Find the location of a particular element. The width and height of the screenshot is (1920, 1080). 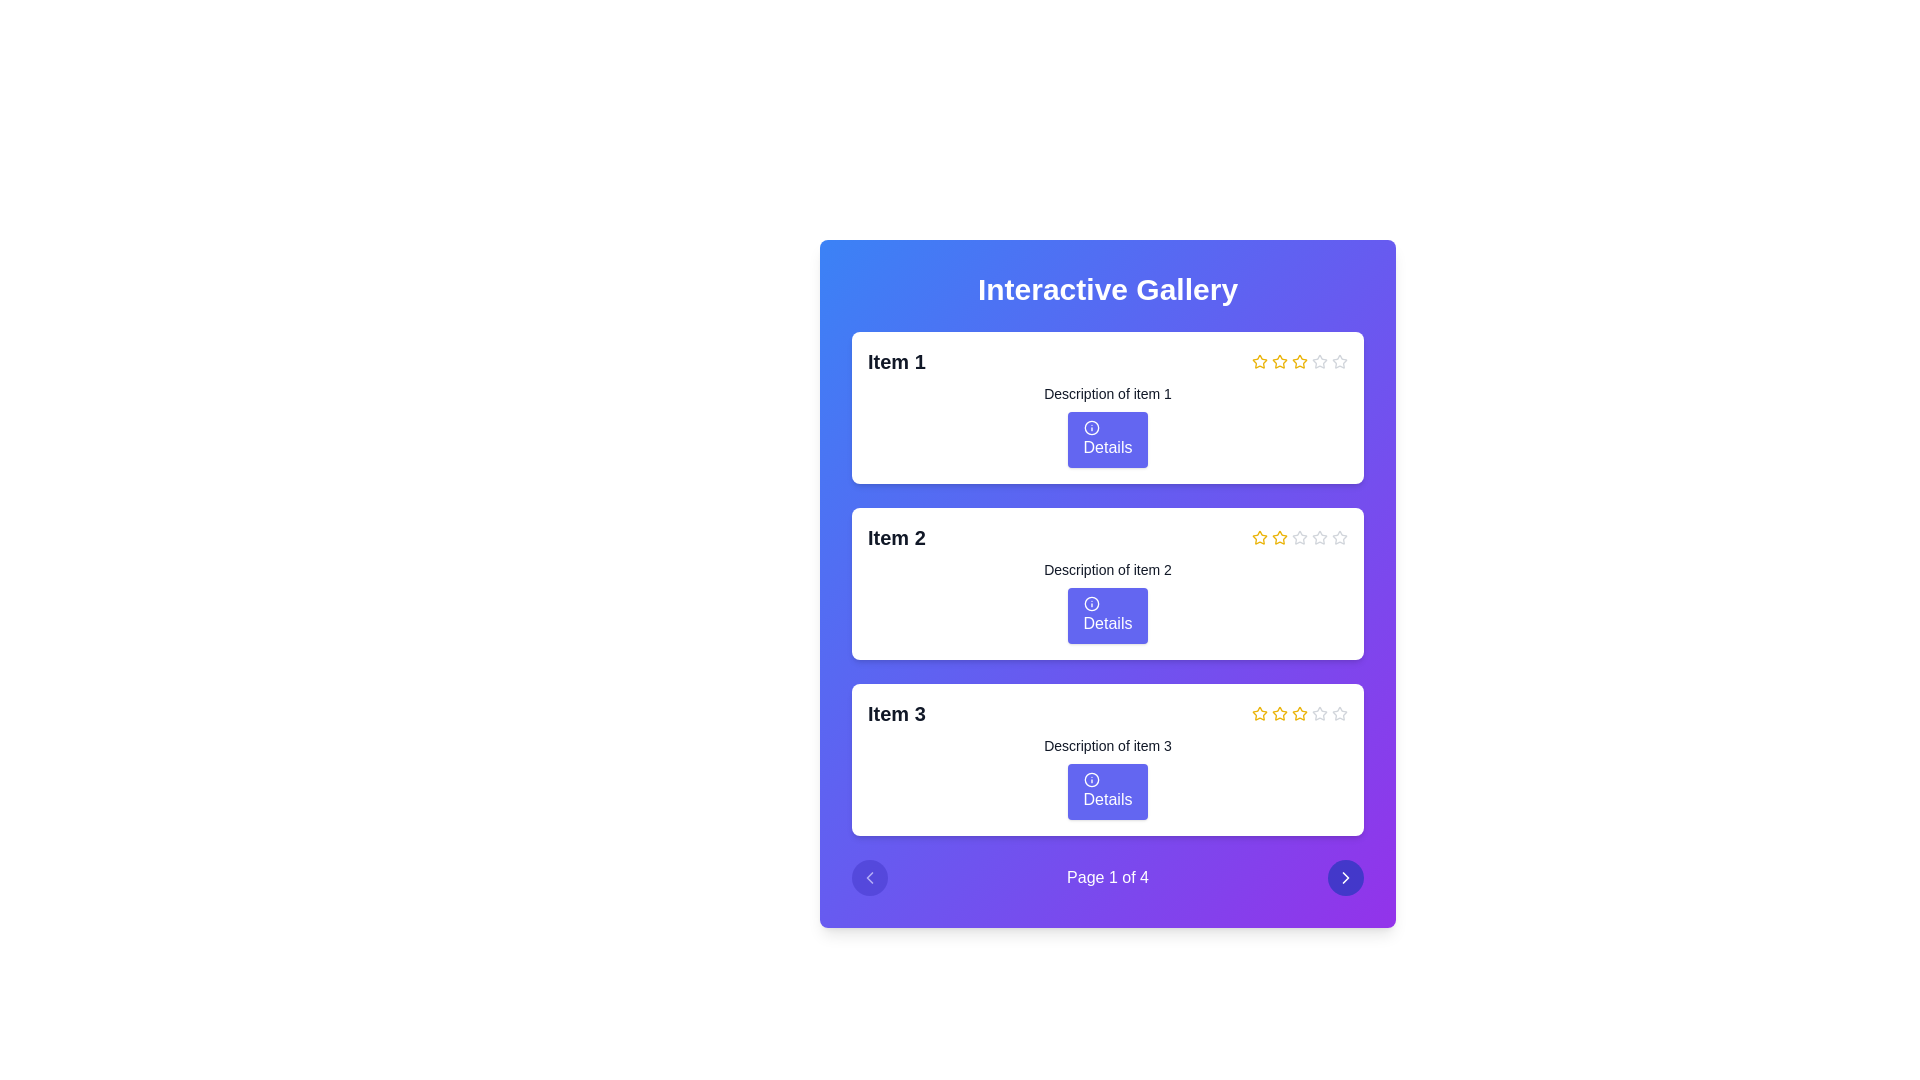

the fifth unfilled gray star icon in the 'Item 2' card of the gallery layout is located at coordinates (1339, 536).